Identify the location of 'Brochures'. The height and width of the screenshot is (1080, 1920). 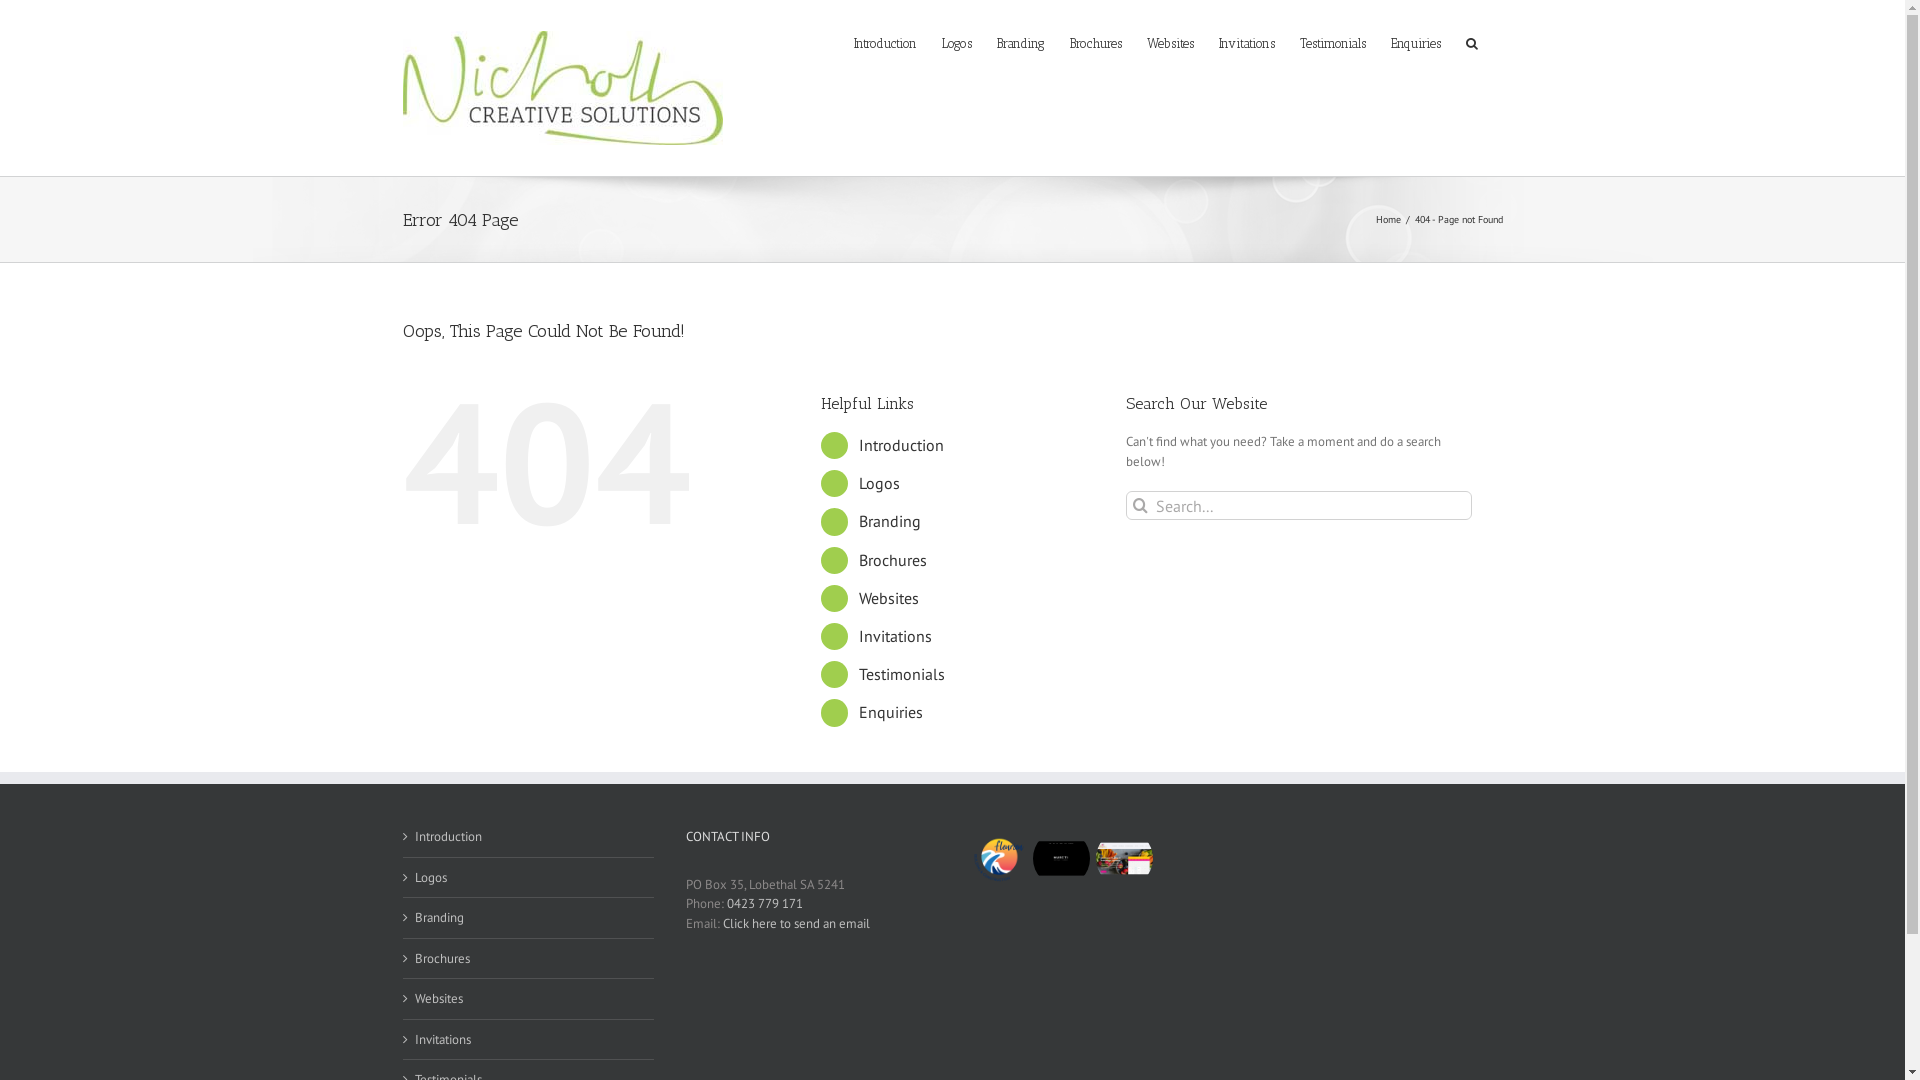
(1094, 42).